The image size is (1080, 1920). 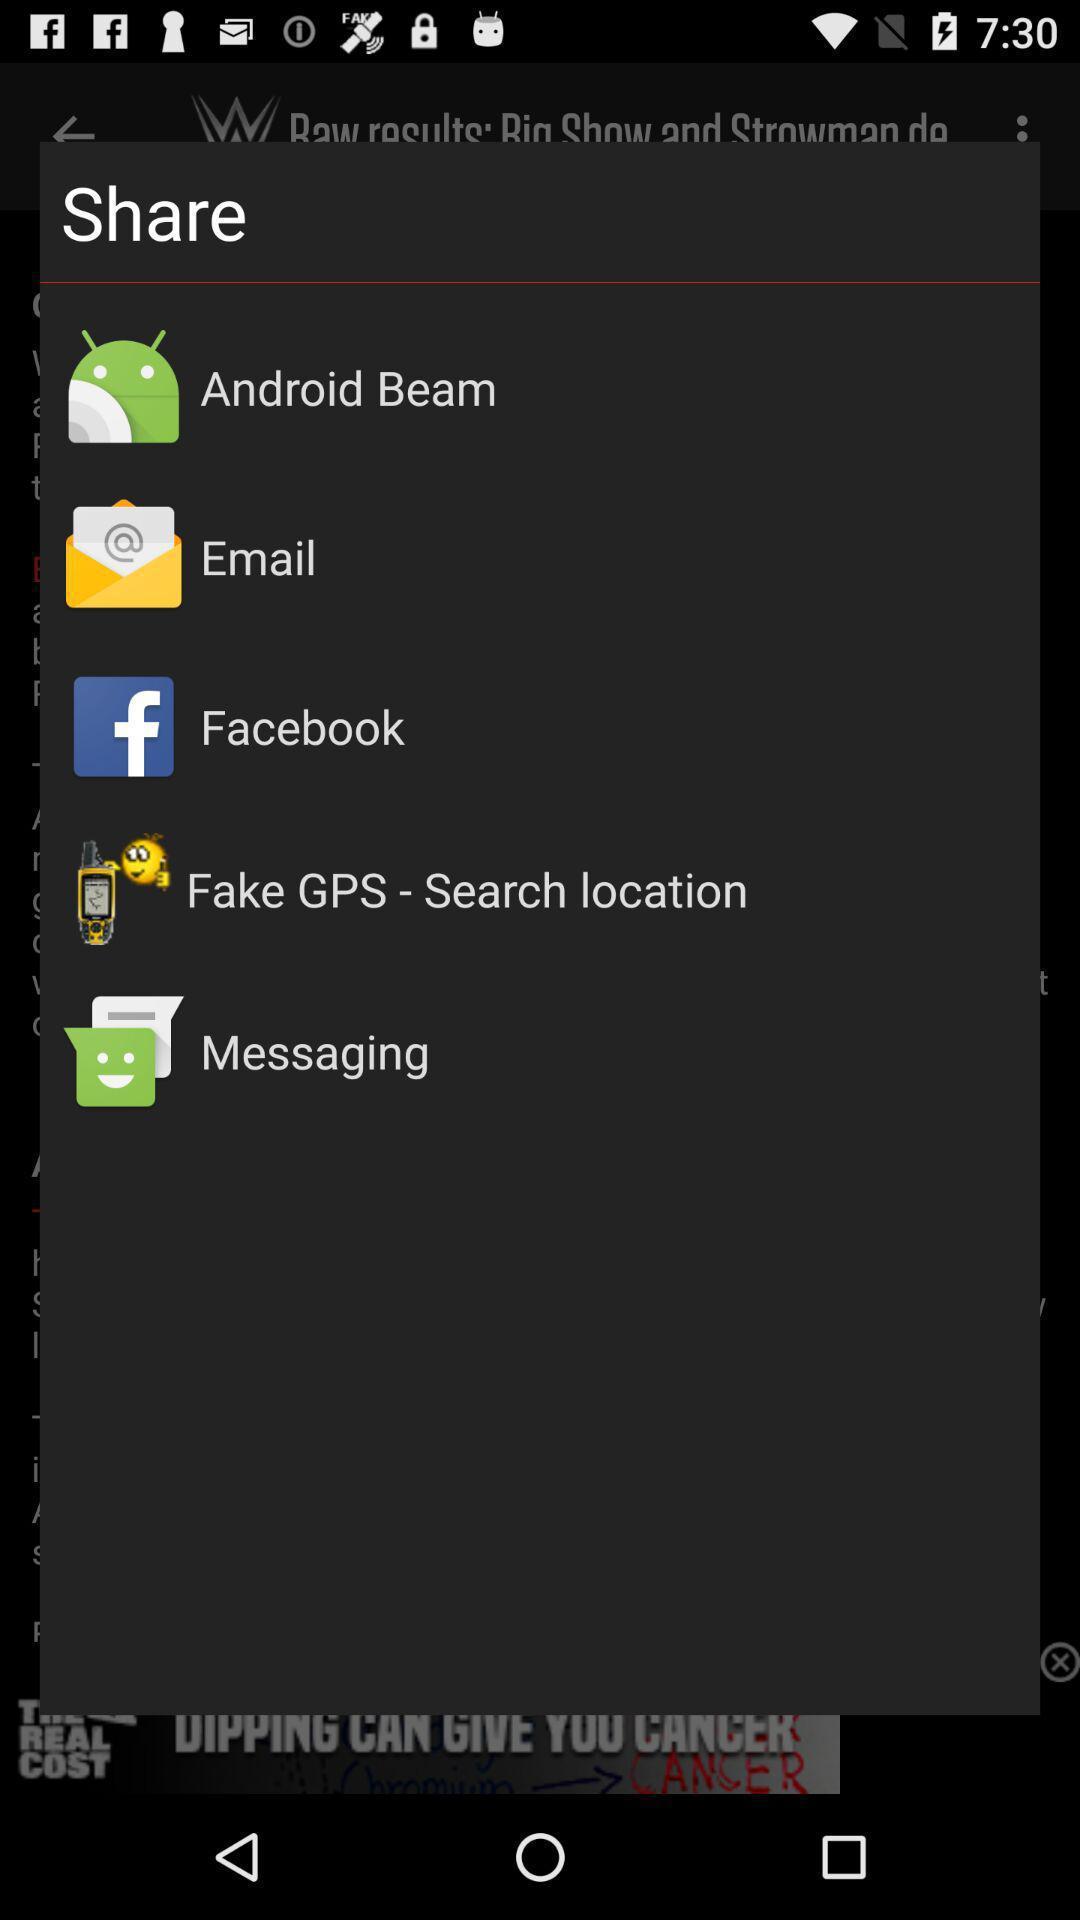 What do you see at coordinates (608, 725) in the screenshot?
I see `the app above the fake gps search app` at bounding box center [608, 725].